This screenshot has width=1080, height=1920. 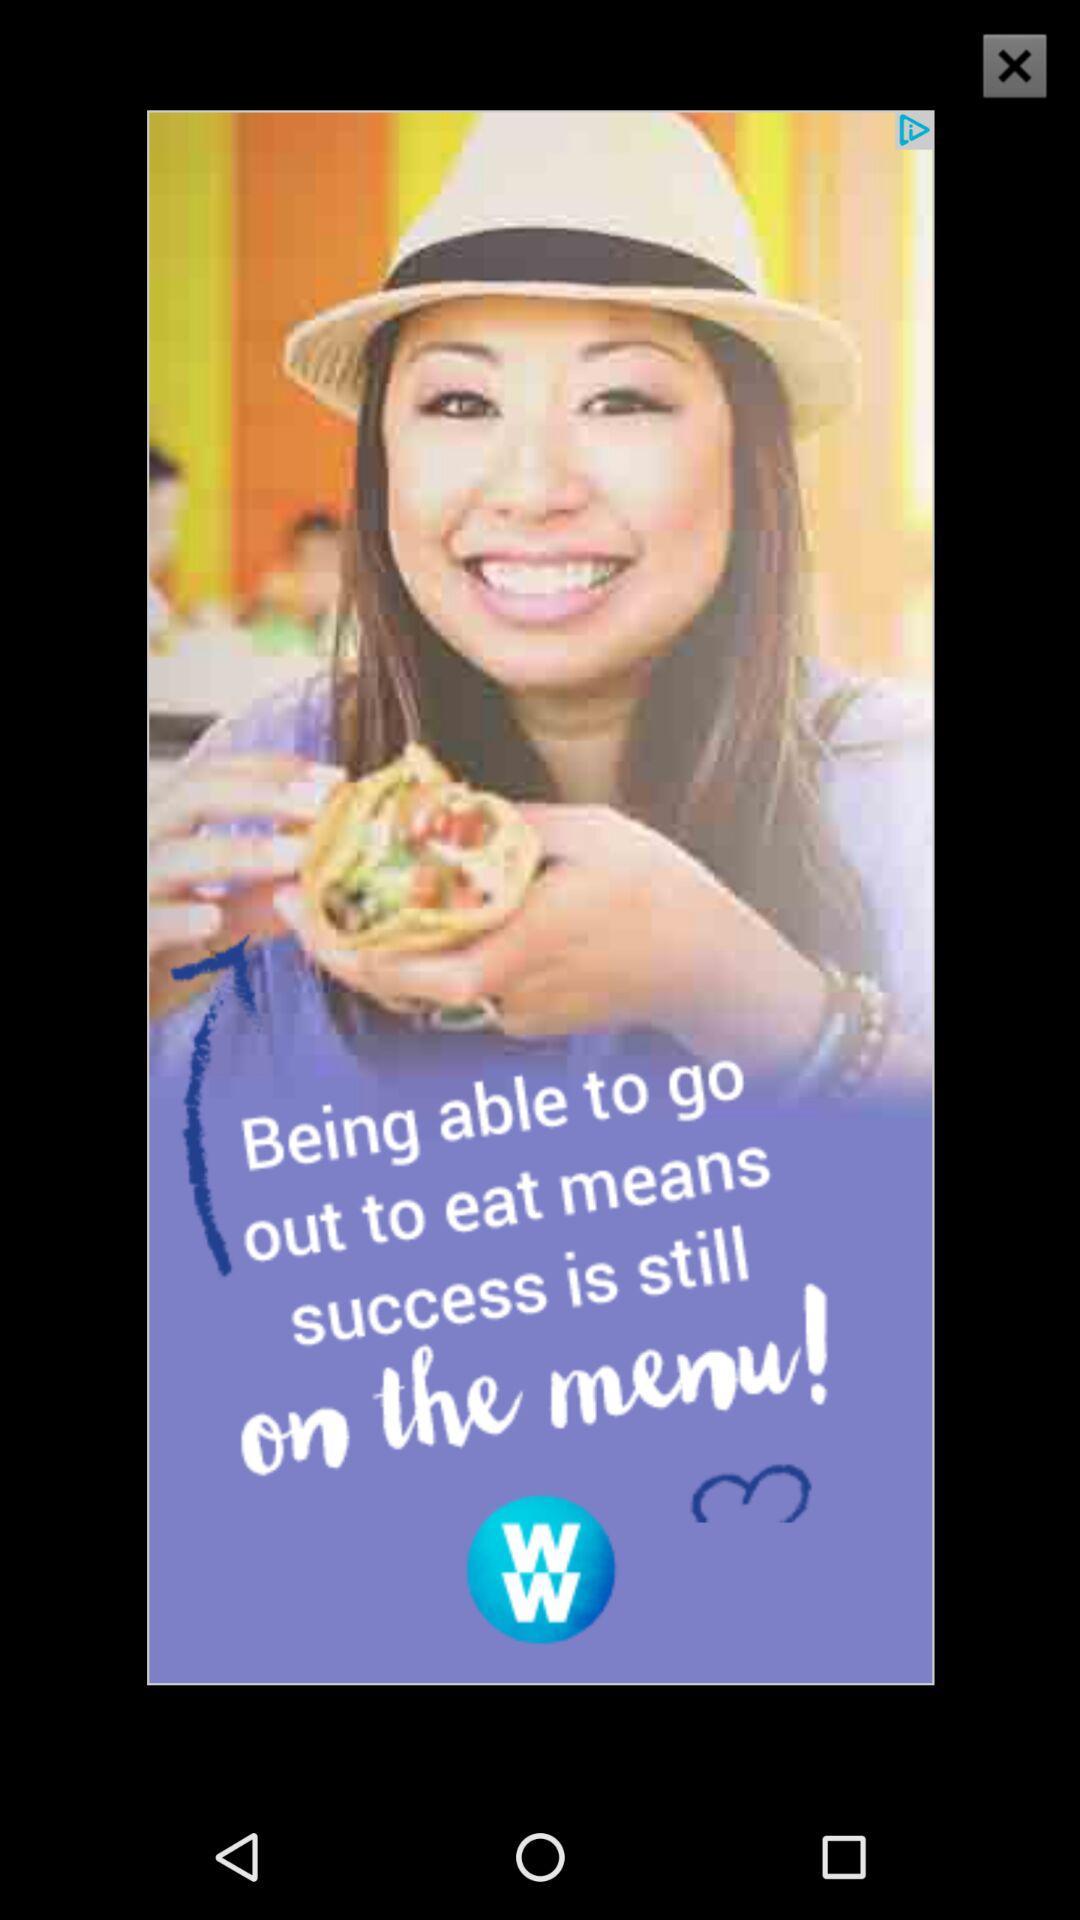 What do you see at coordinates (1014, 70) in the screenshot?
I see `the close icon` at bounding box center [1014, 70].